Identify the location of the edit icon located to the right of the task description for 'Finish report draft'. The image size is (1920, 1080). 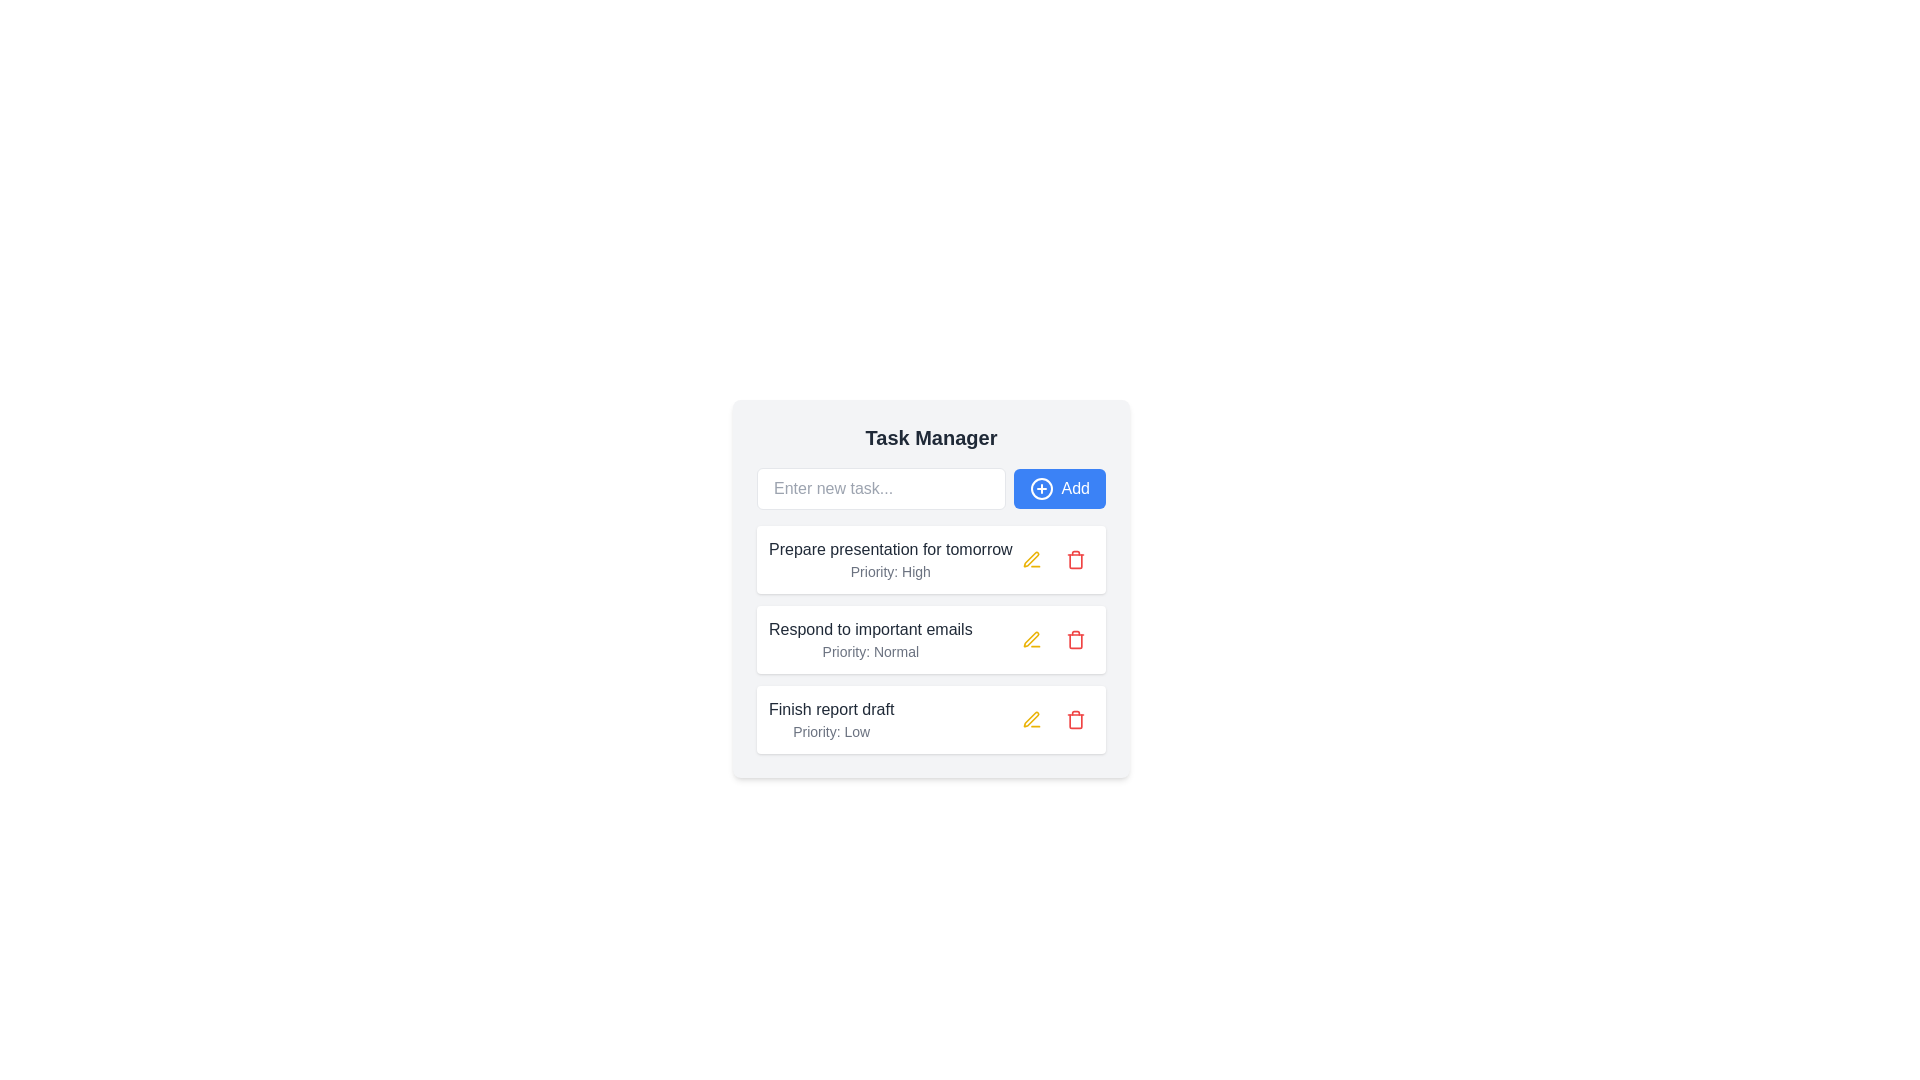
(1031, 639).